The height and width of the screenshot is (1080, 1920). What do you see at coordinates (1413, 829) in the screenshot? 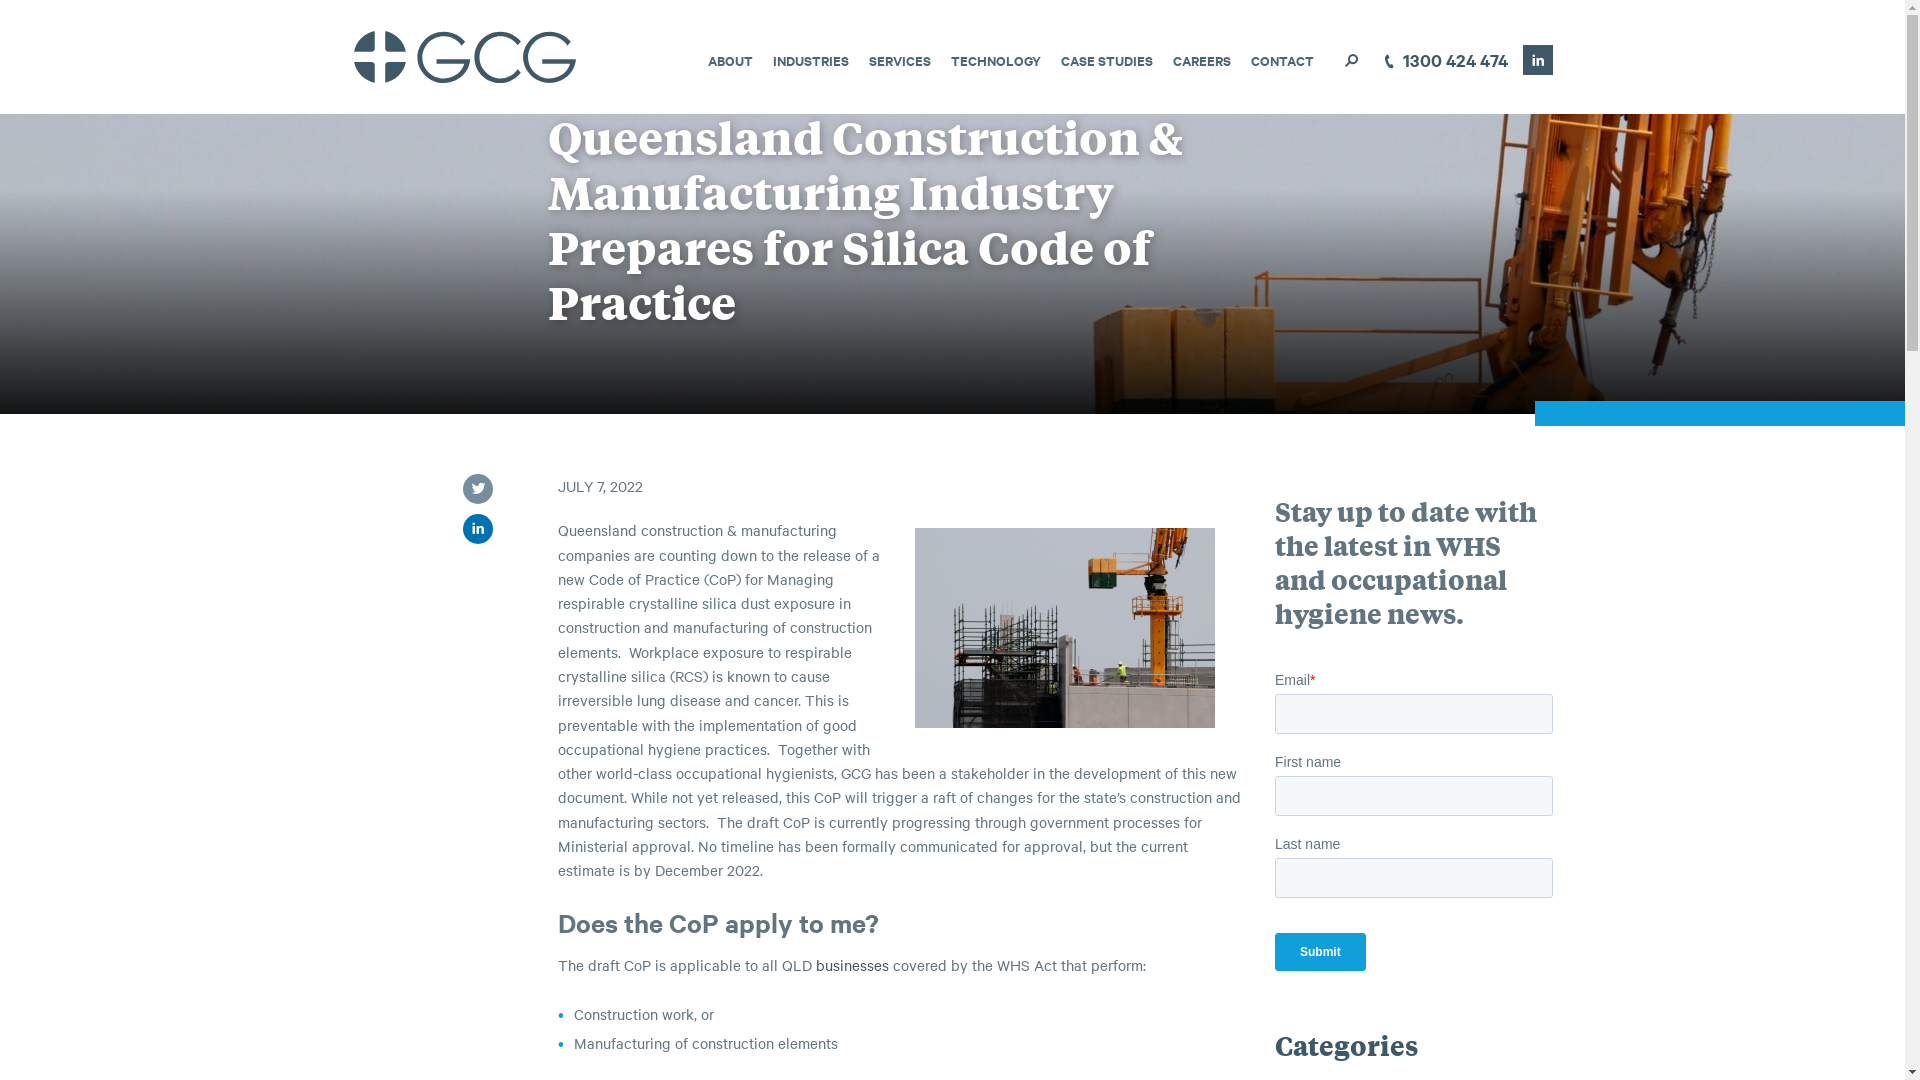
I see `'Form 0'` at bounding box center [1413, 829].